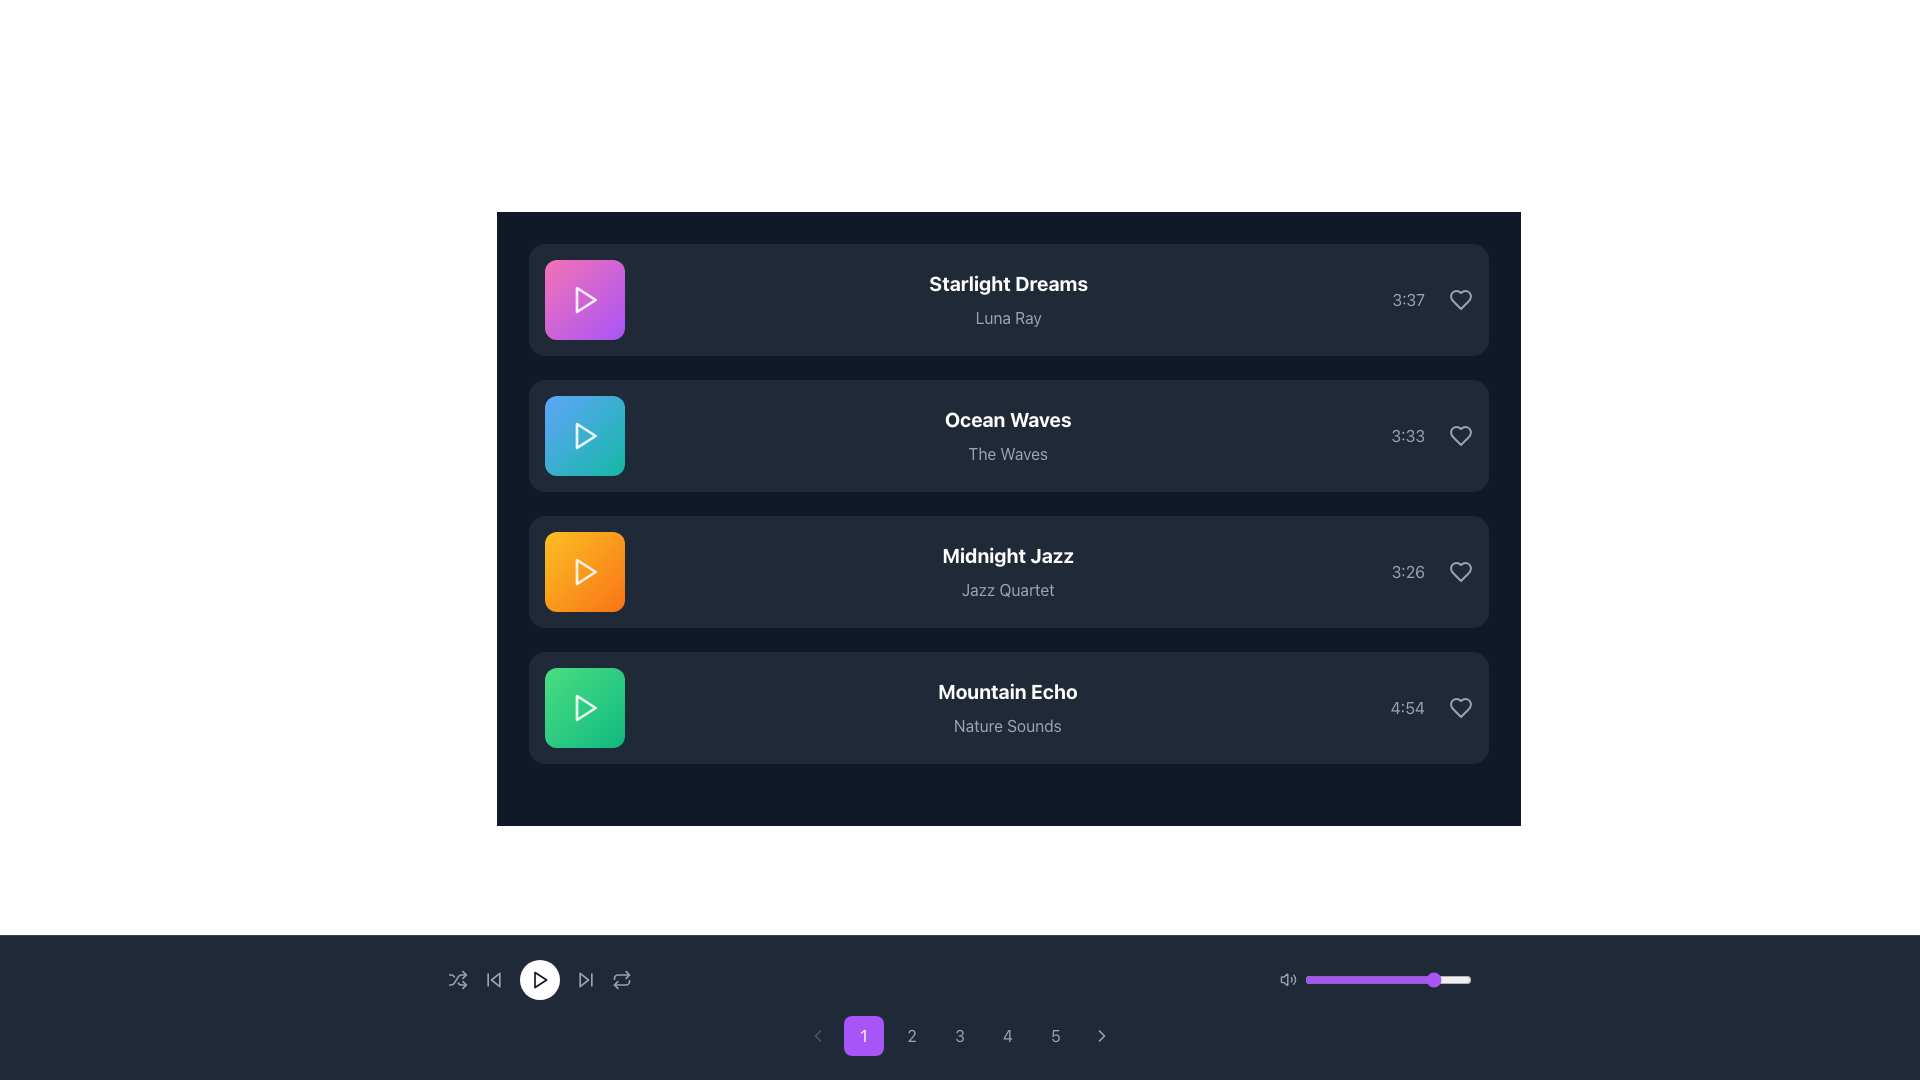 The image size is (1920, 1080). Describe the element at coordinates (584, 300) in the screenshot. I see `the play button icon, which is a pink-to-purple gradient circular icon at the top of the list in the main content area` at that location.